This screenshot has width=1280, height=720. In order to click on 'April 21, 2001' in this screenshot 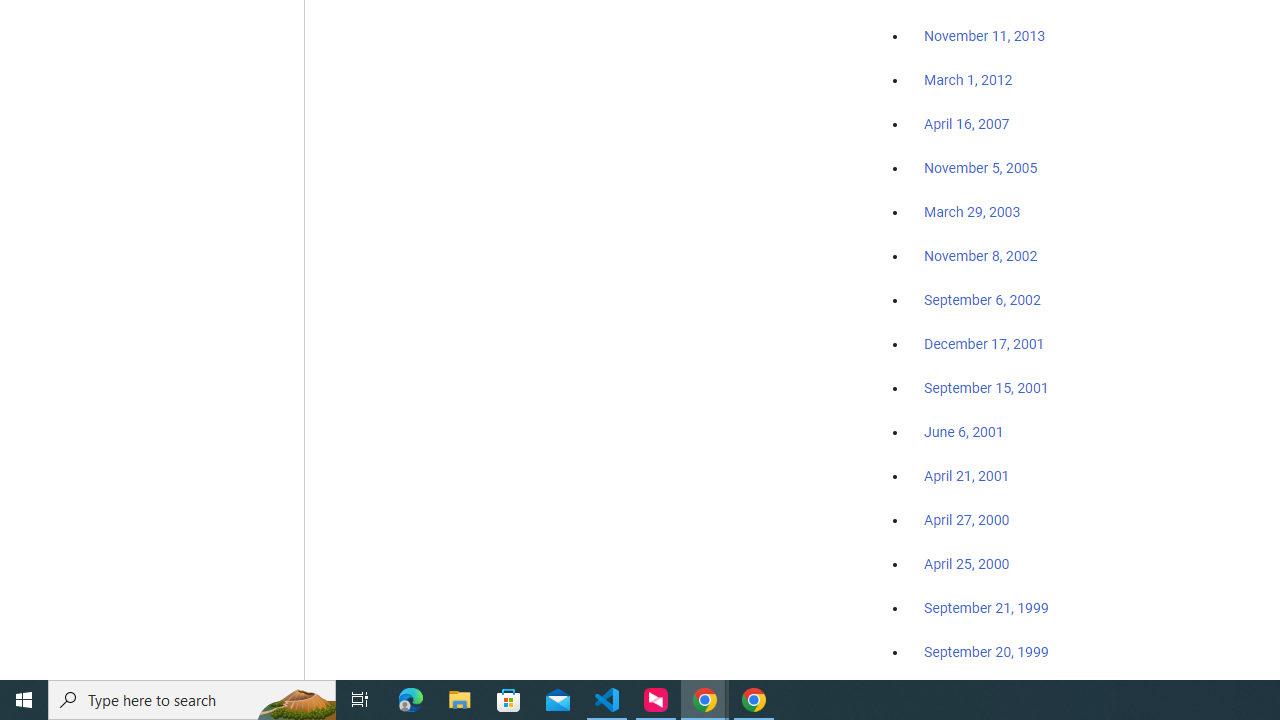, I will do `click(967, 476)`.